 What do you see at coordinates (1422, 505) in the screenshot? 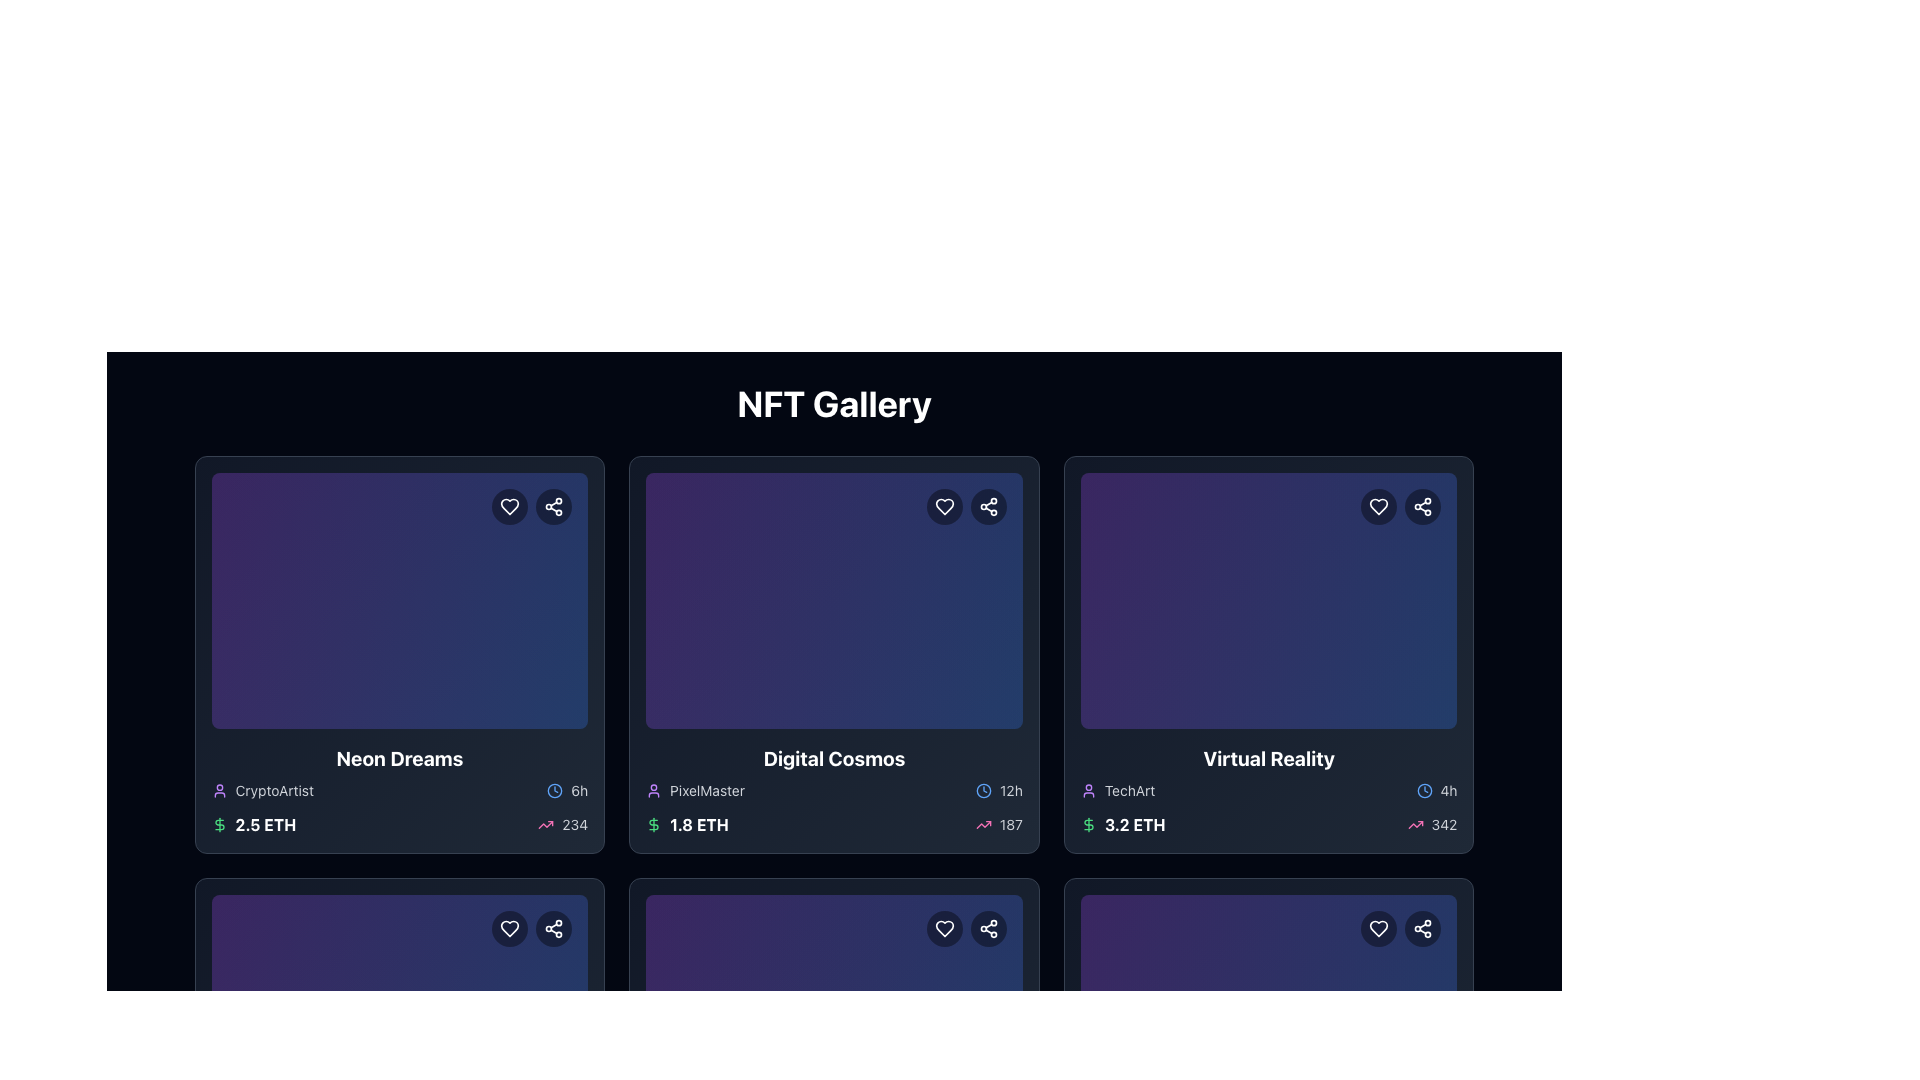
I see `the share button located in the top-right corner of the third card in the first row of the grid layout displaying NFT items` at bounding box center [1422, 505].